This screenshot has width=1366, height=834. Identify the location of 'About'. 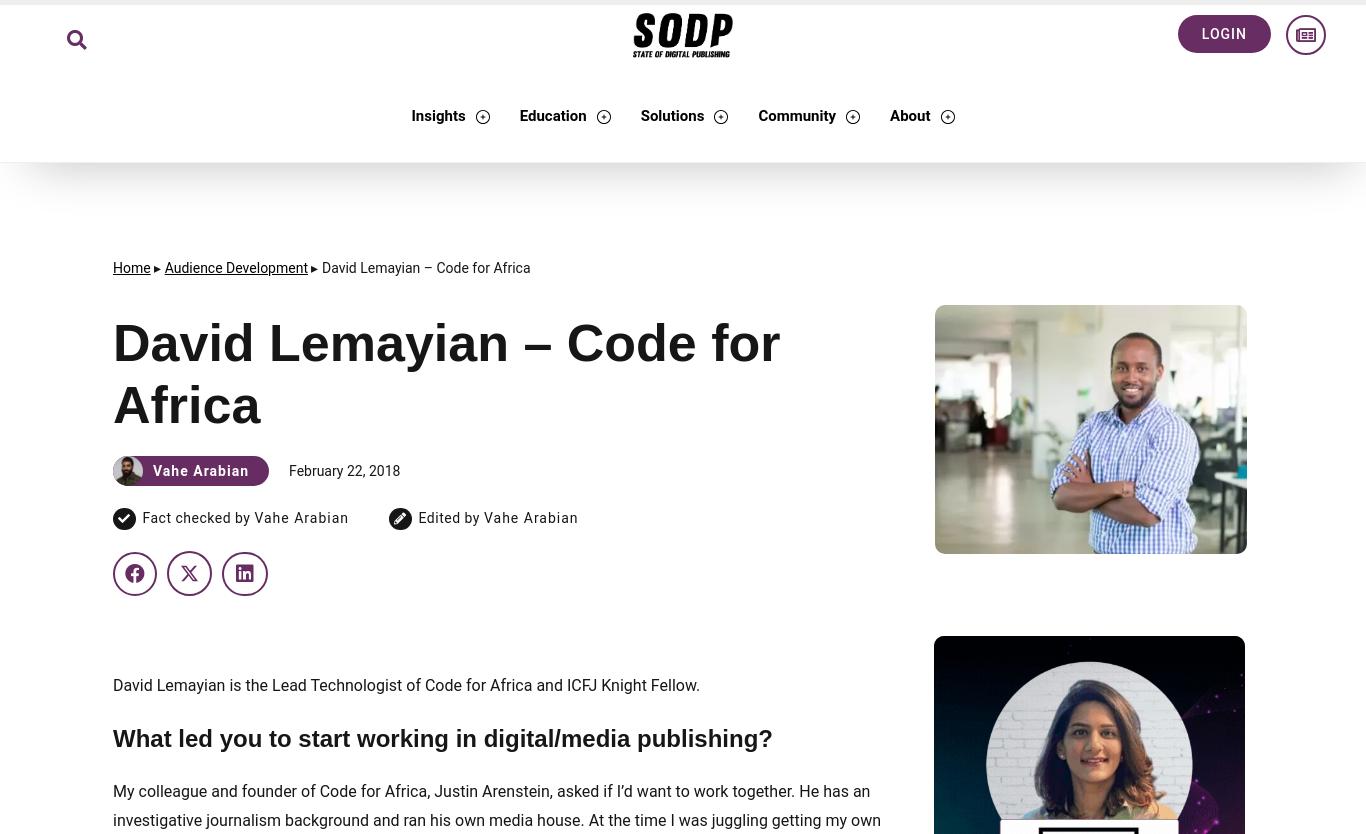
(909, 115).